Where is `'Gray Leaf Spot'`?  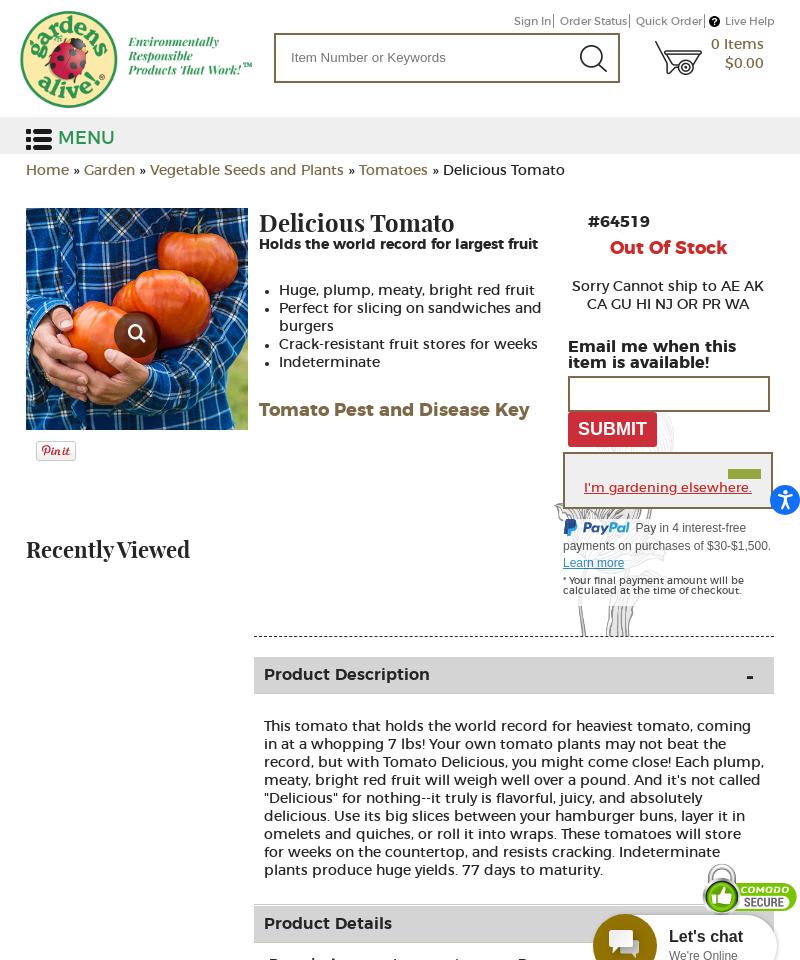 'Gray Leaf Spot' is located at coordinates (257, 274).